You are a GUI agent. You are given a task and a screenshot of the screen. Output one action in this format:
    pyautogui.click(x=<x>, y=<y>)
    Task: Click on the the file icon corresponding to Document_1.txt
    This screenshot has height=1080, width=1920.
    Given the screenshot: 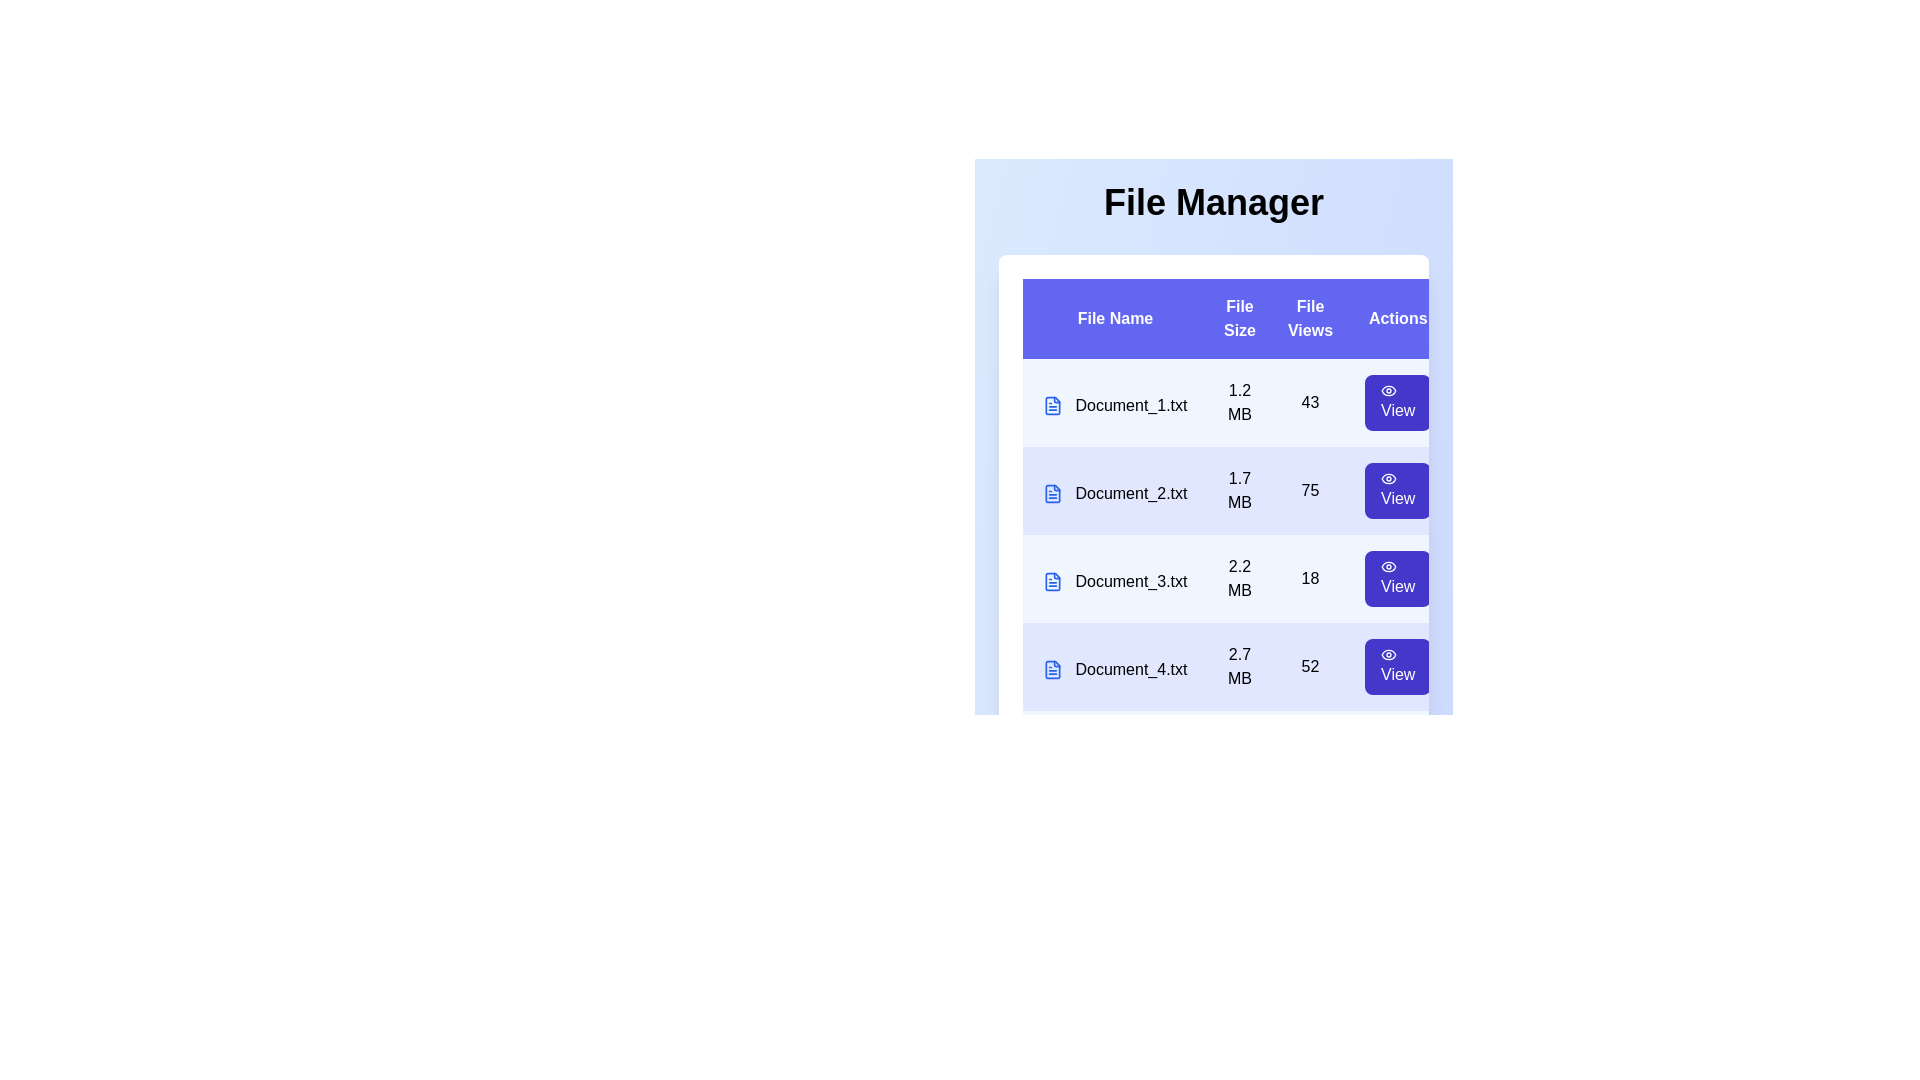 What is the action you would take?
    pyautogui.click(x=1051, y=405)
    